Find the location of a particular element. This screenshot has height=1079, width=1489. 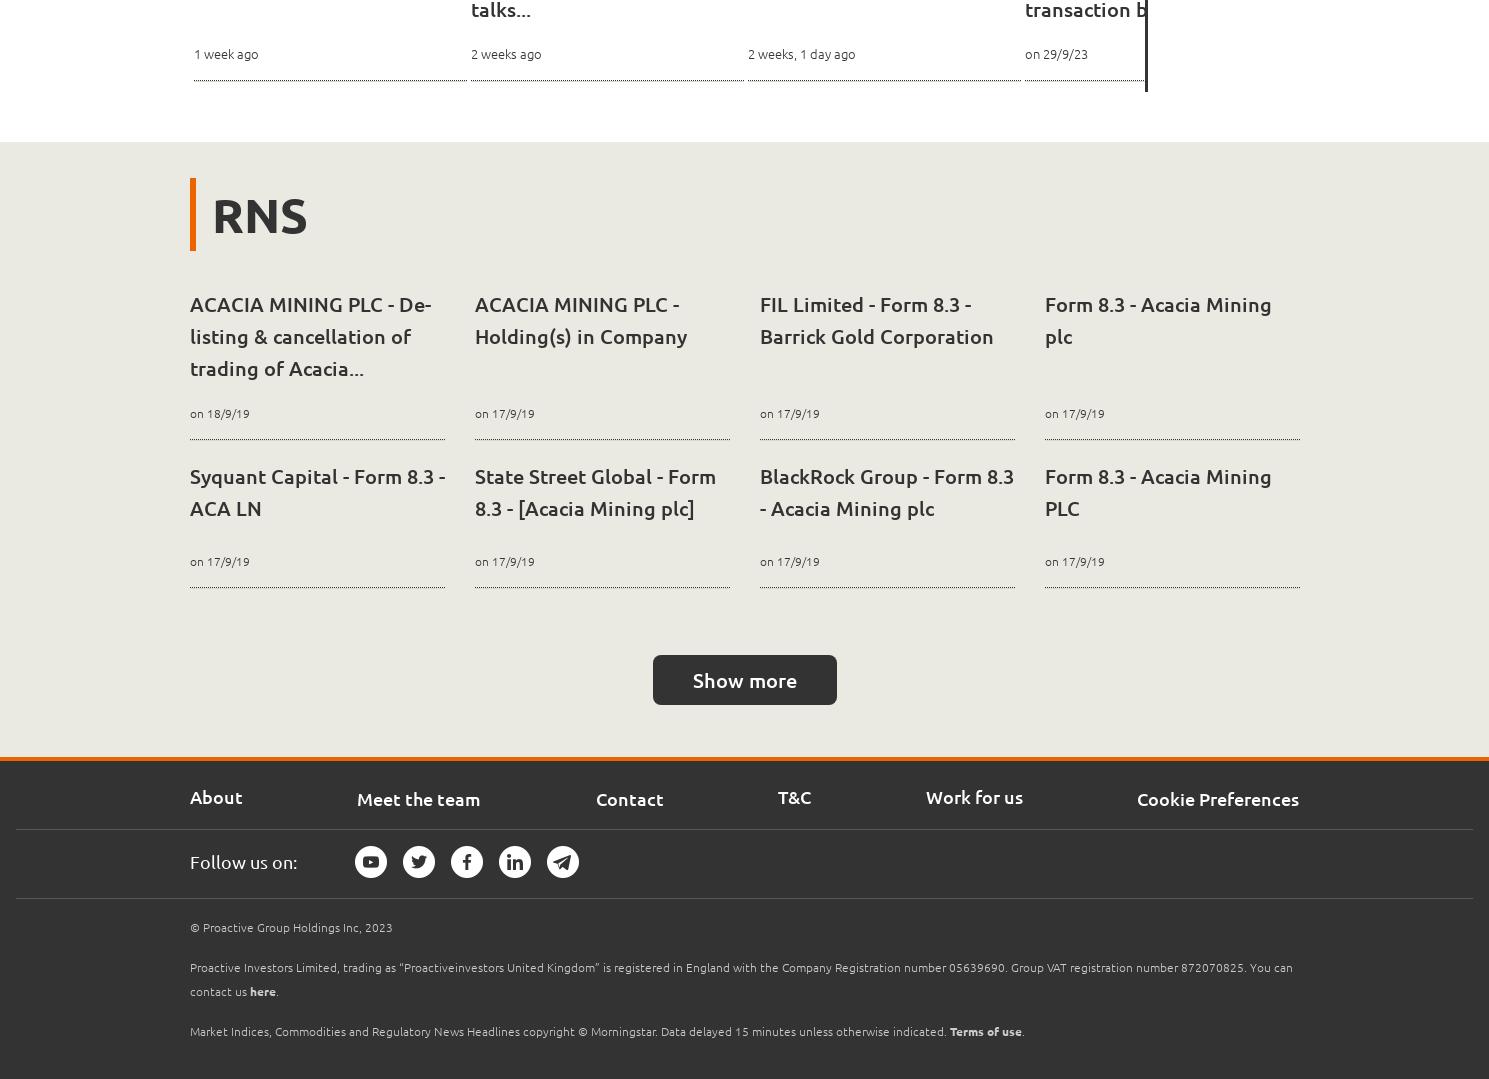

'Contact' is located at coordinates (627, 797).